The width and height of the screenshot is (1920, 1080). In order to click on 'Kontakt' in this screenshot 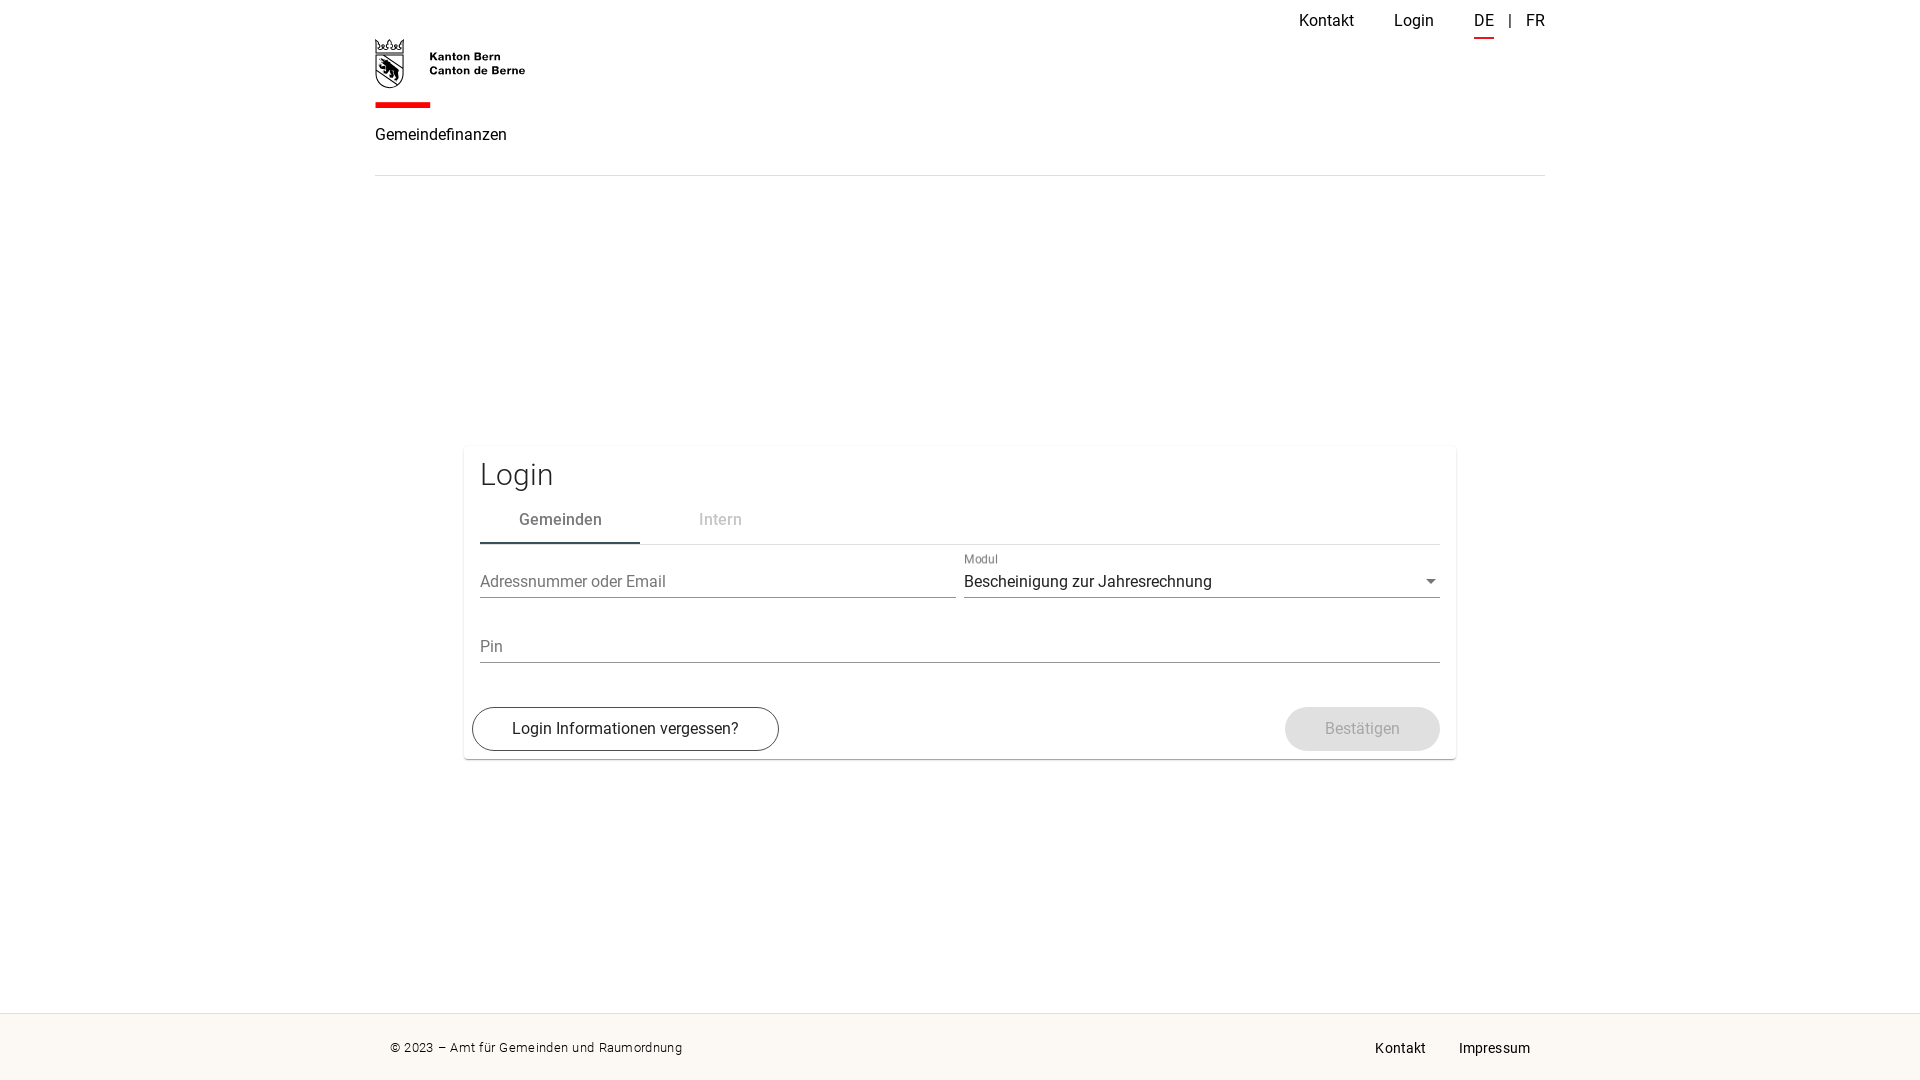, I will do `click(1326, 20)`.